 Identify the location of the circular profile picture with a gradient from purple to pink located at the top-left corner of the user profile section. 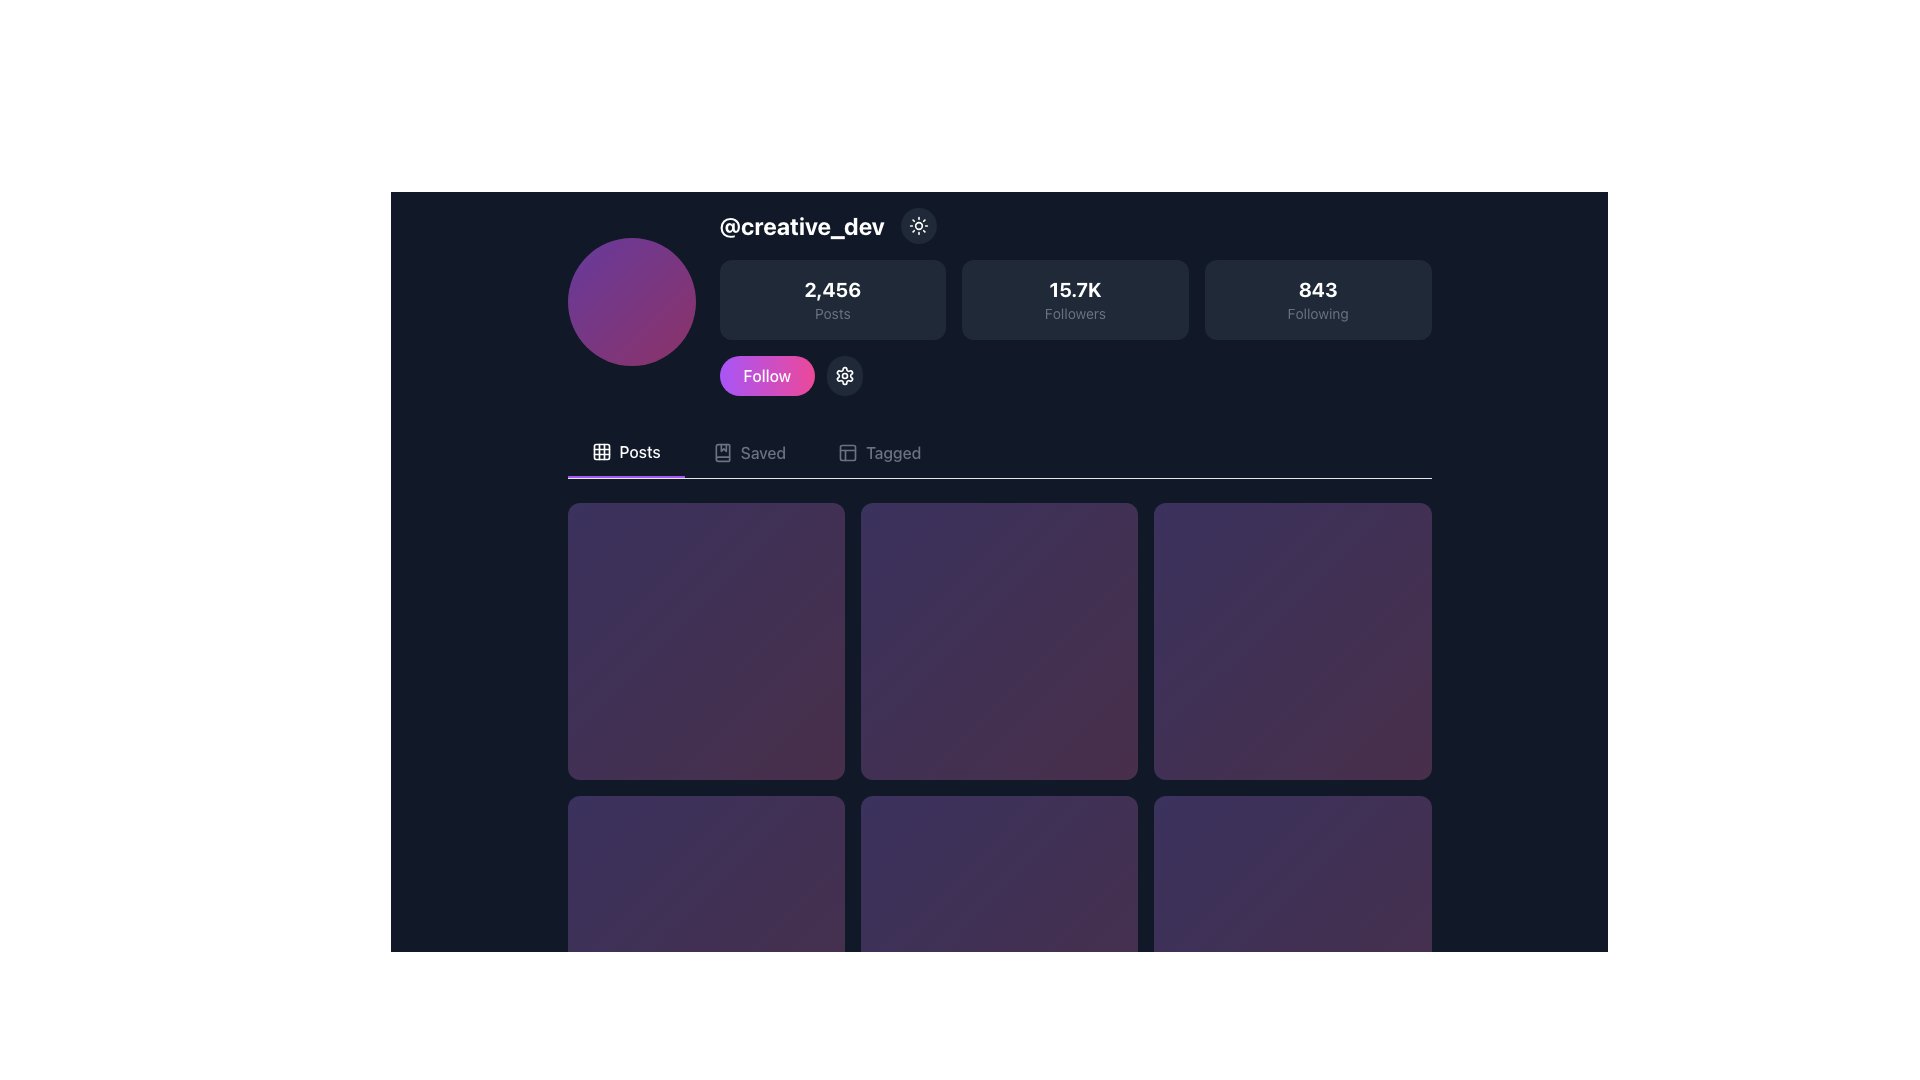
(630, 301).